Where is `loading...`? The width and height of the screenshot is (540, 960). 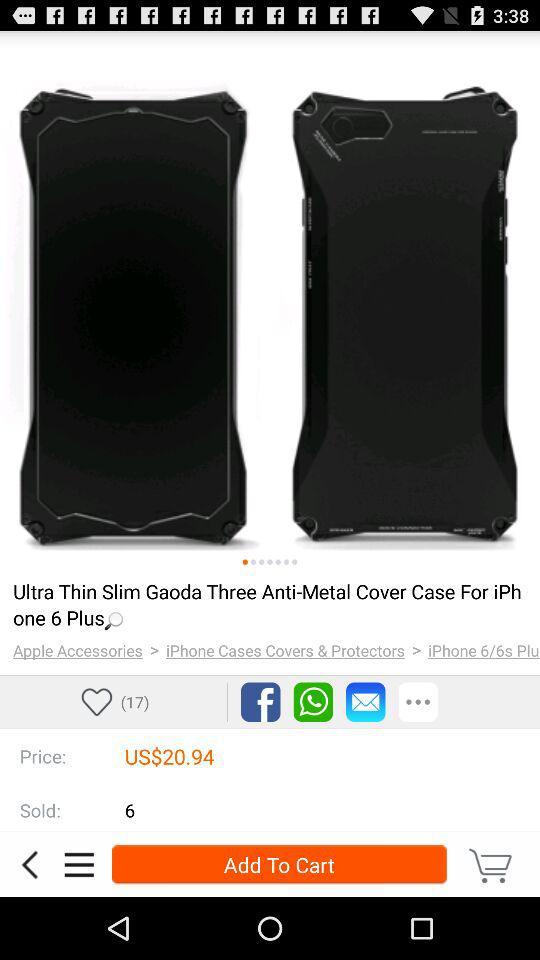
loading... is located at coordinates (267, 603).